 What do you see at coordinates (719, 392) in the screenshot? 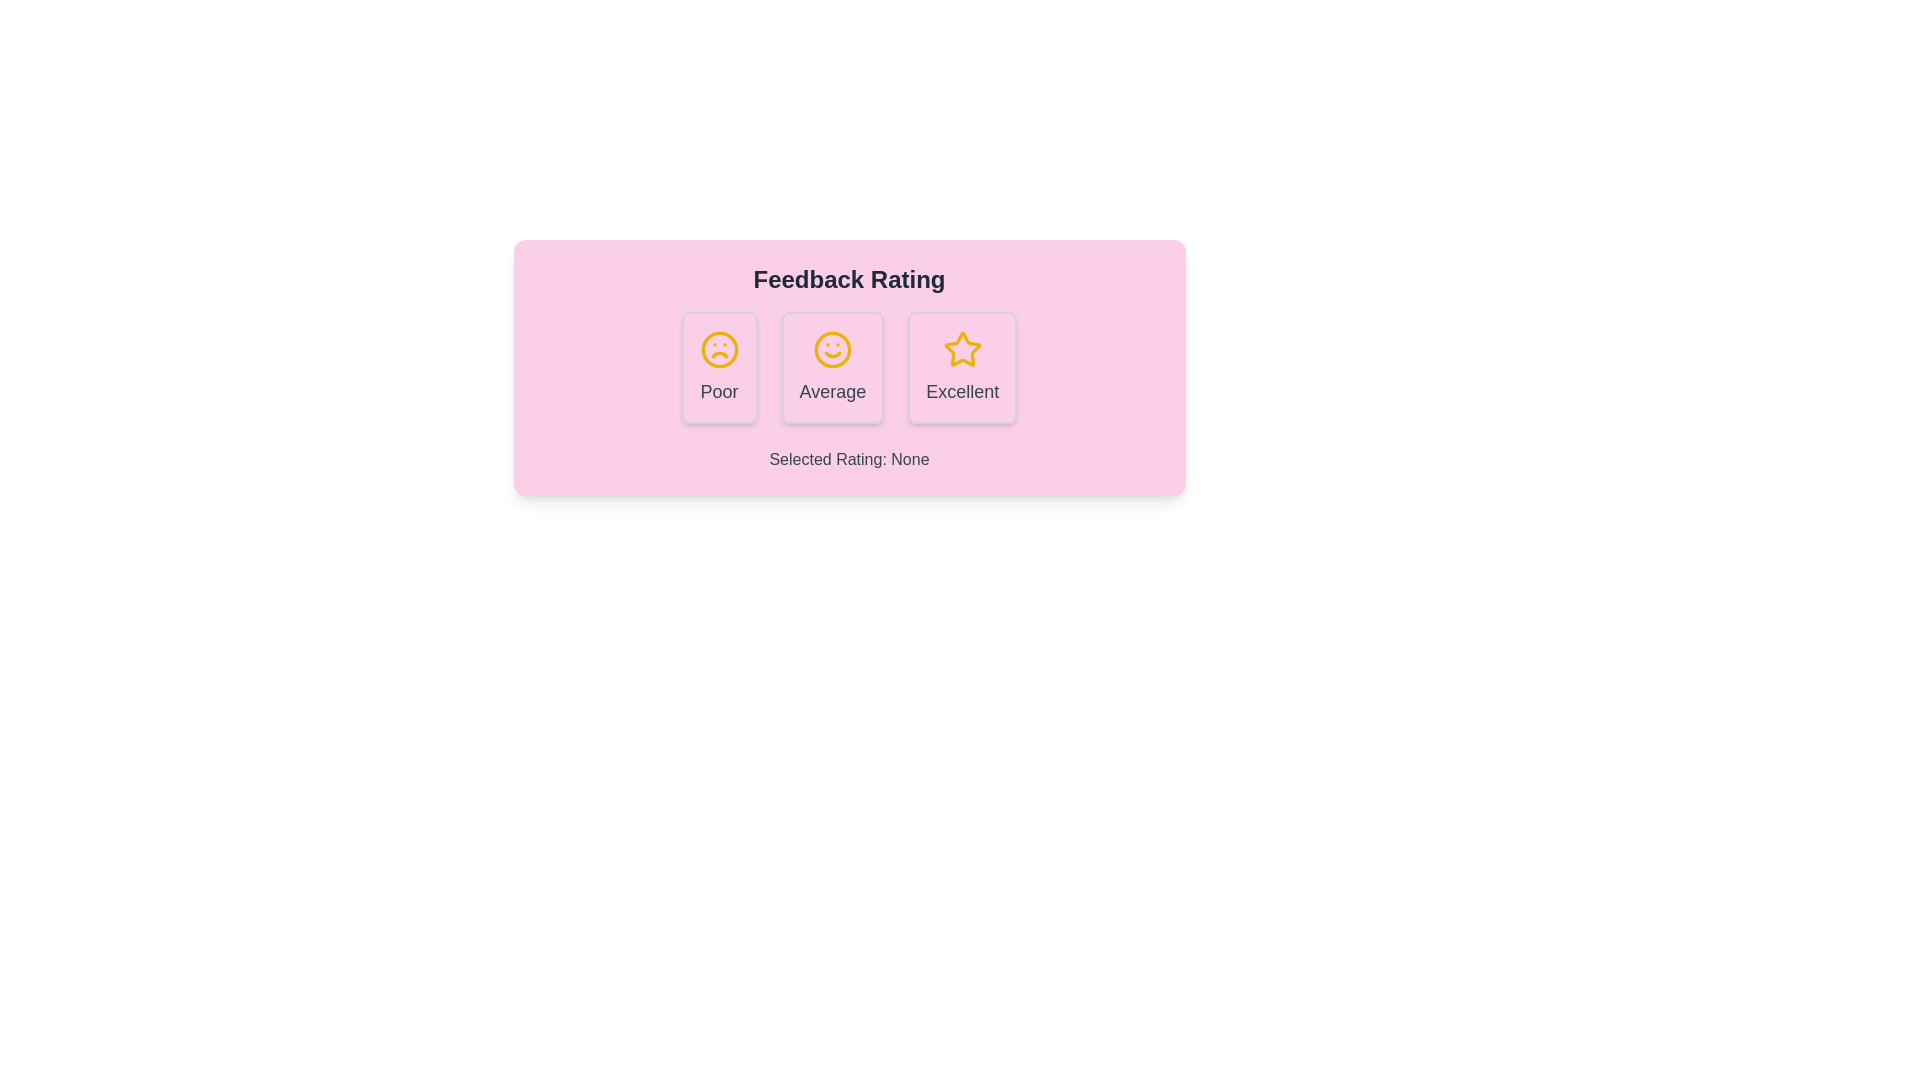
I see `text label that indicates the rating option 'Poor', which is positioned below a frowning face icon and is the first rating option from the left` at bounding box center [719, 392].